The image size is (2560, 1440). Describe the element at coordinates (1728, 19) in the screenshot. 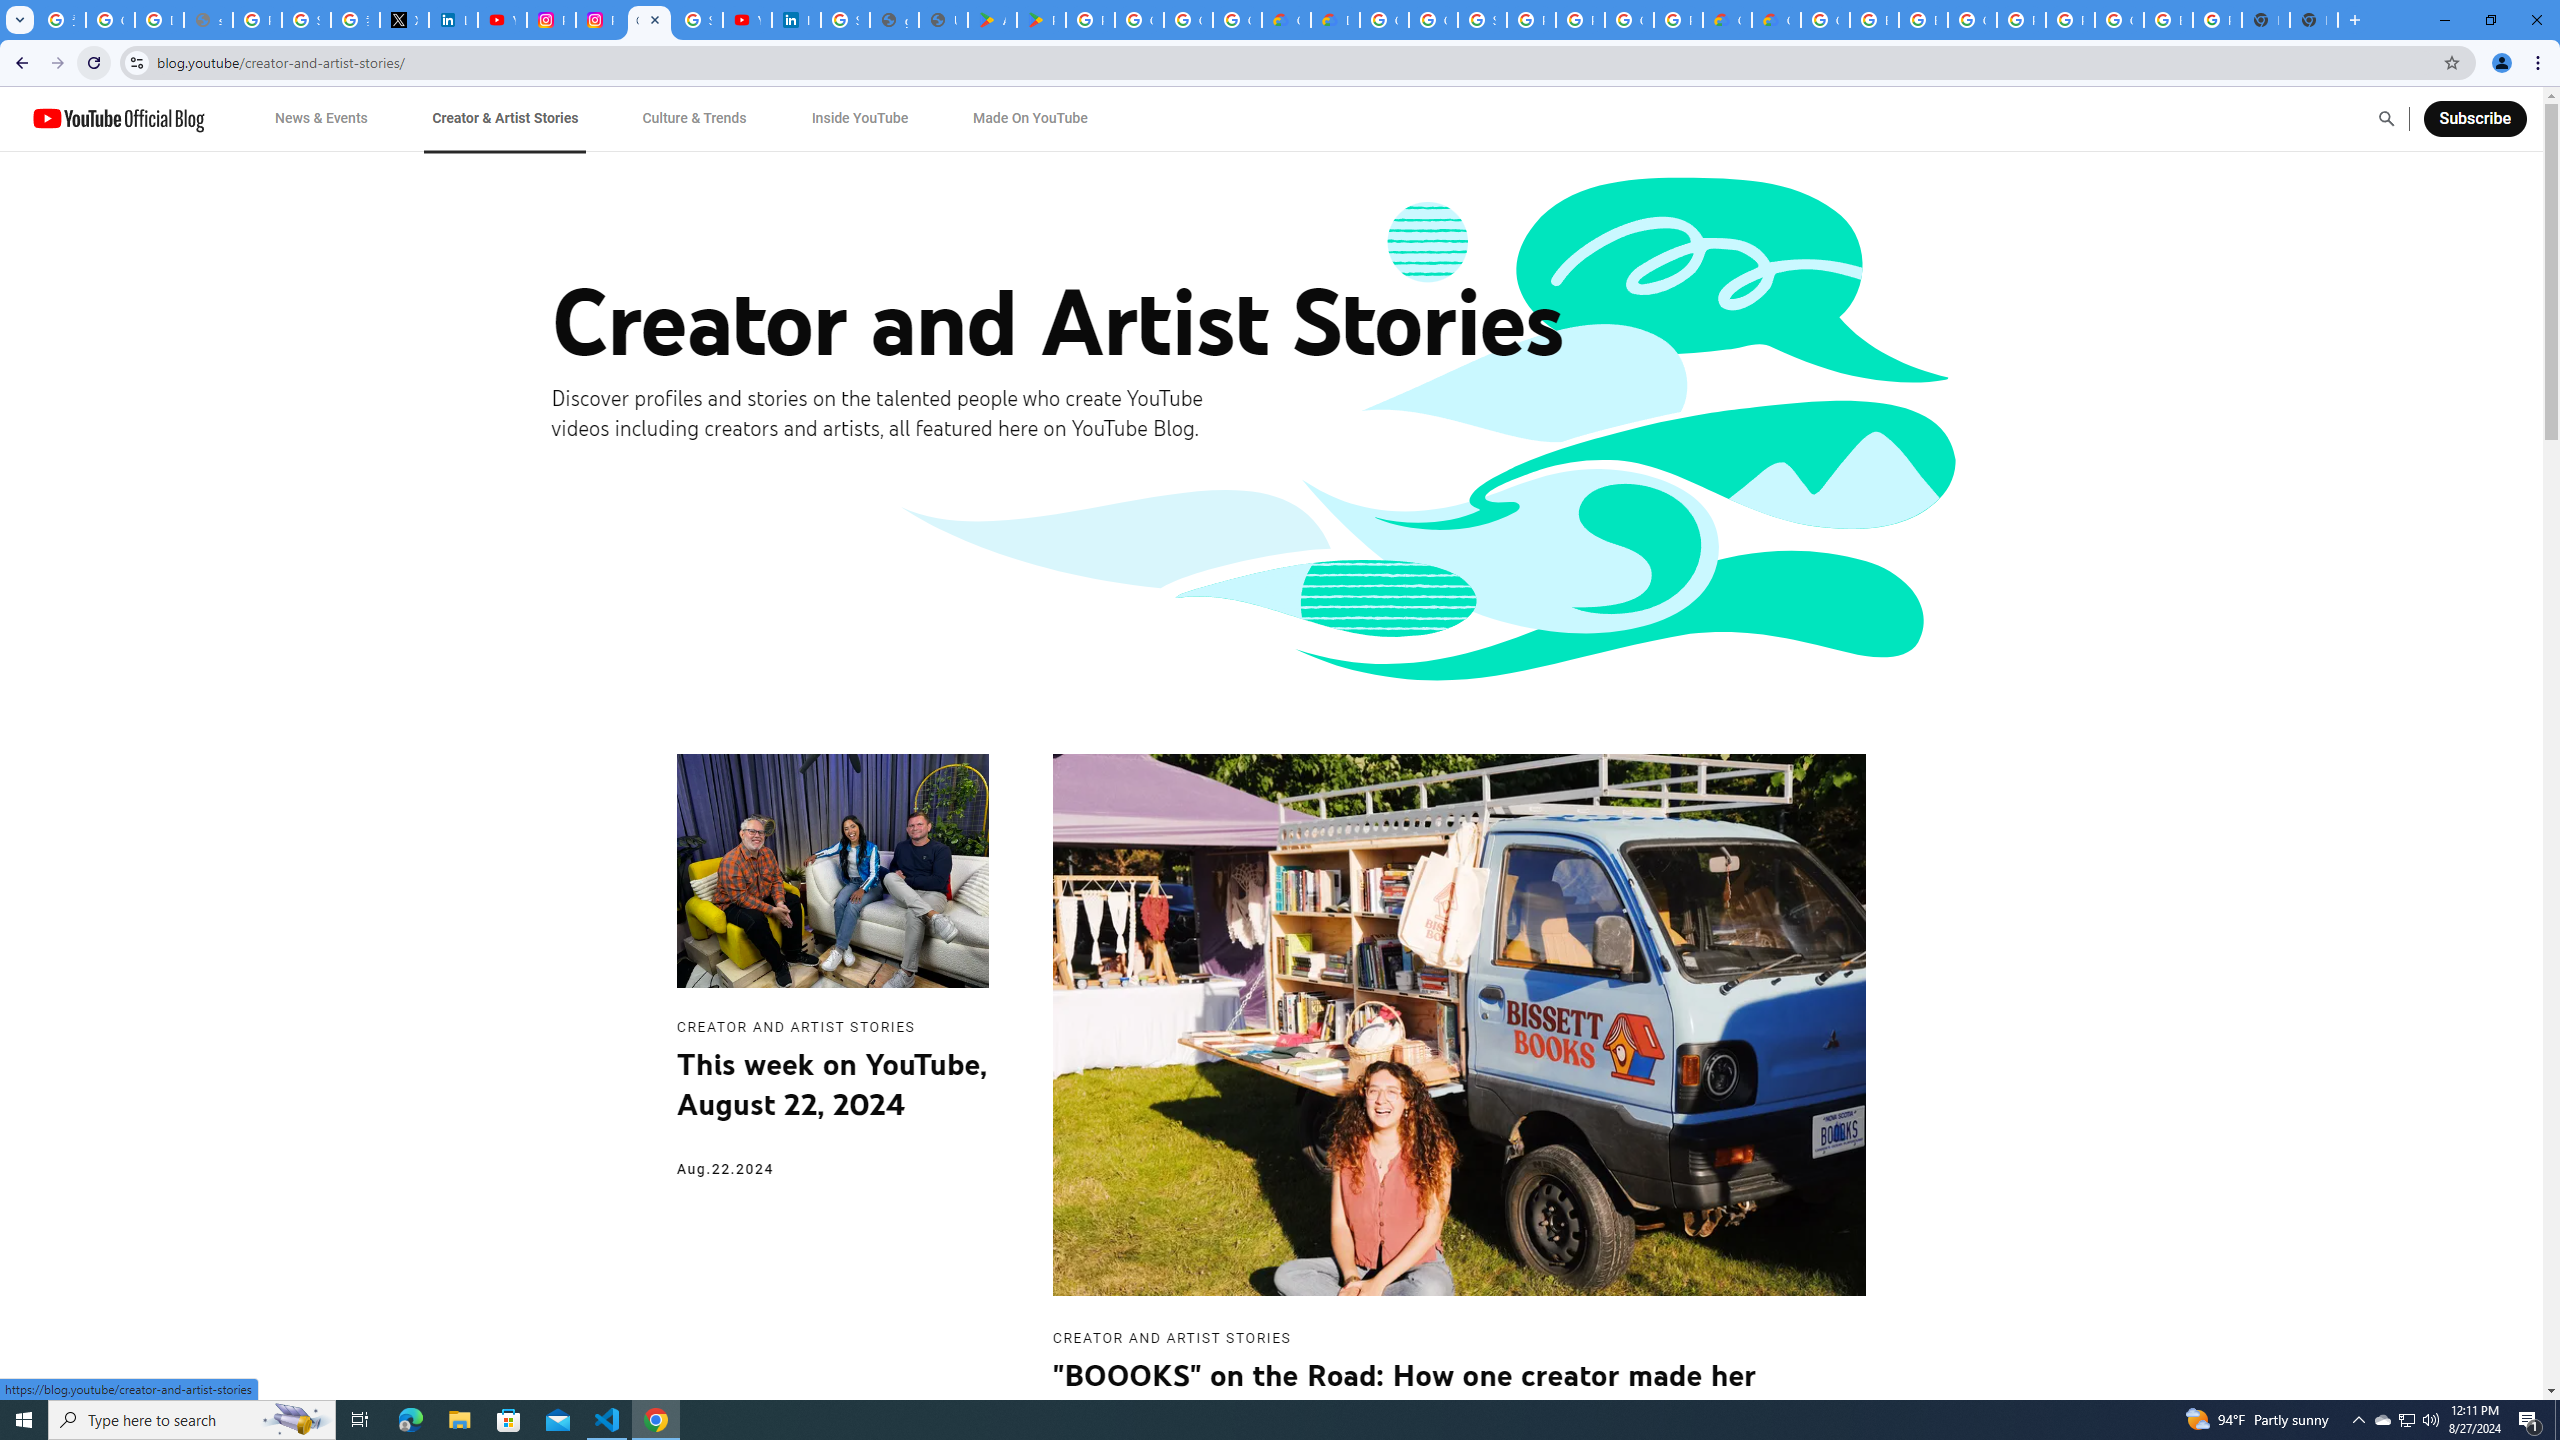

I see `'Customer Care | Google Cloud'` at that location.